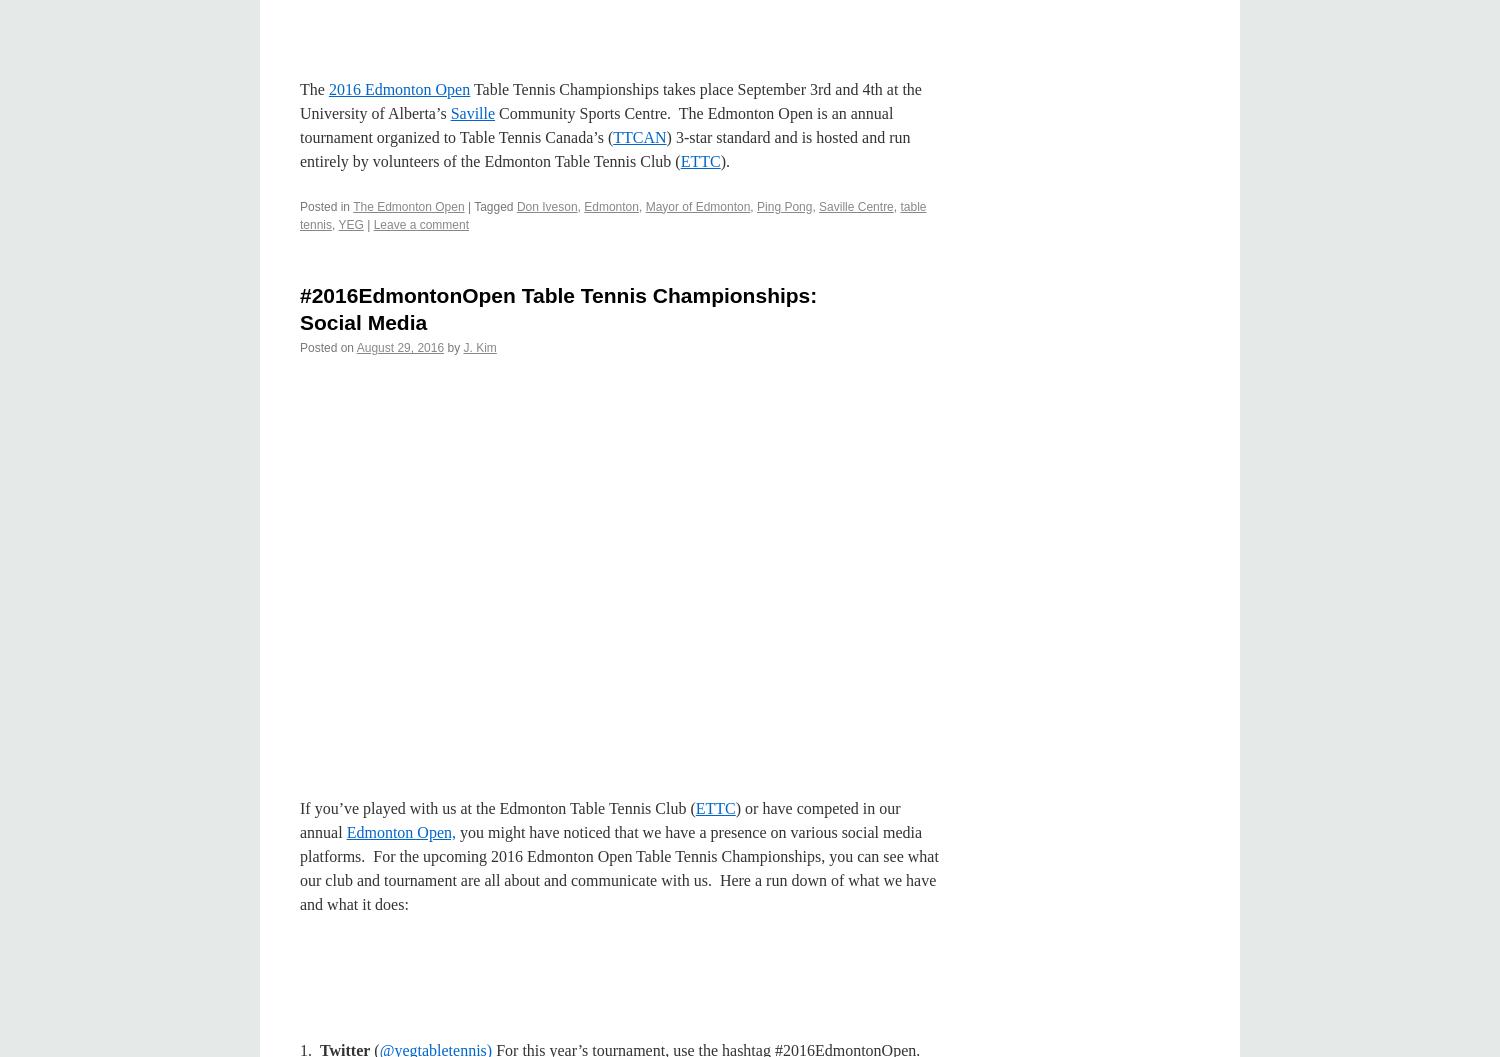 The height and width of the screenshot is (1057, 1500). I want to click on 'Tagged', so click(492, 206).